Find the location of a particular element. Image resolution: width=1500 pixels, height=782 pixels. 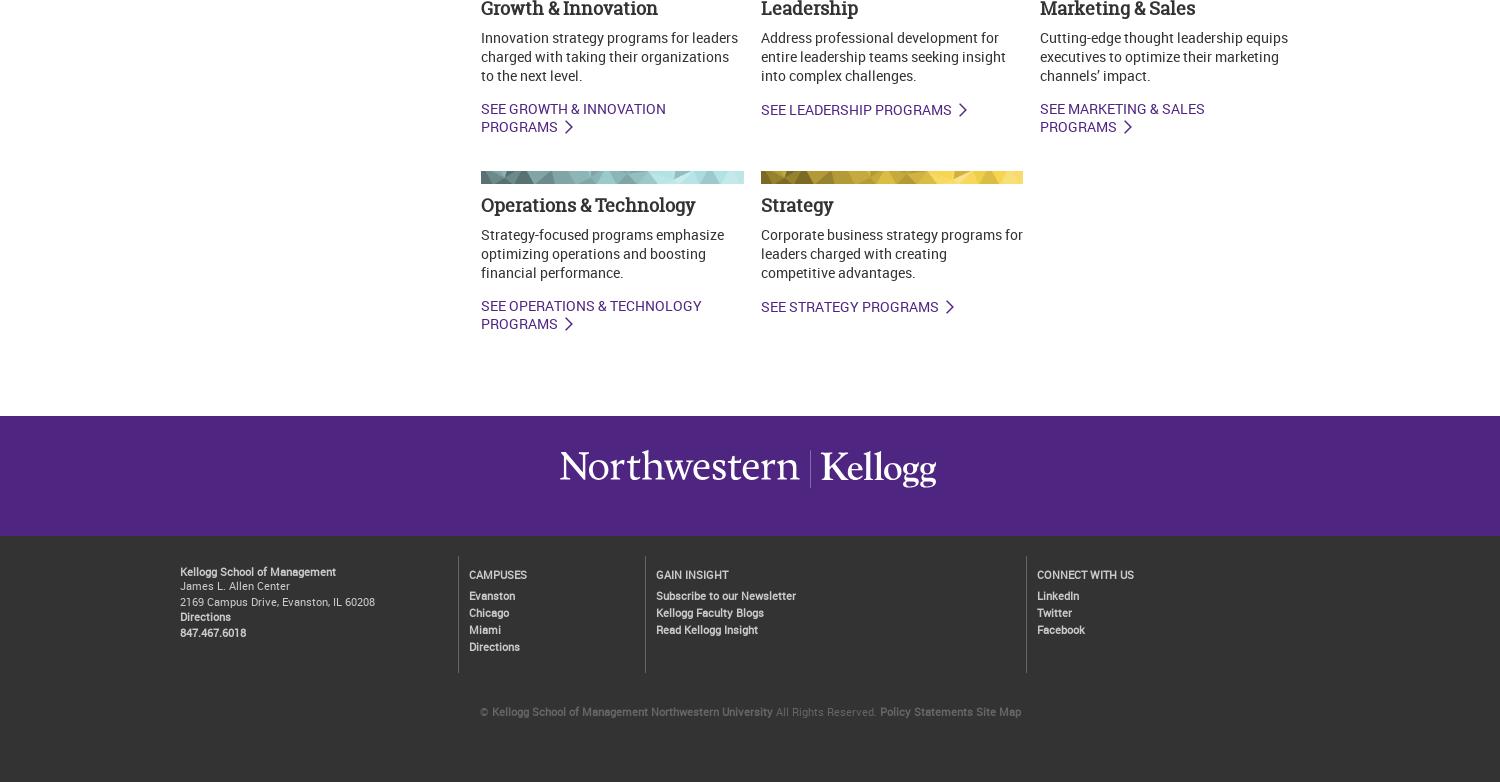

'Address professional development for entire leadership teams seeking insight into complex challenges.' is located at coordinates (882, 55).